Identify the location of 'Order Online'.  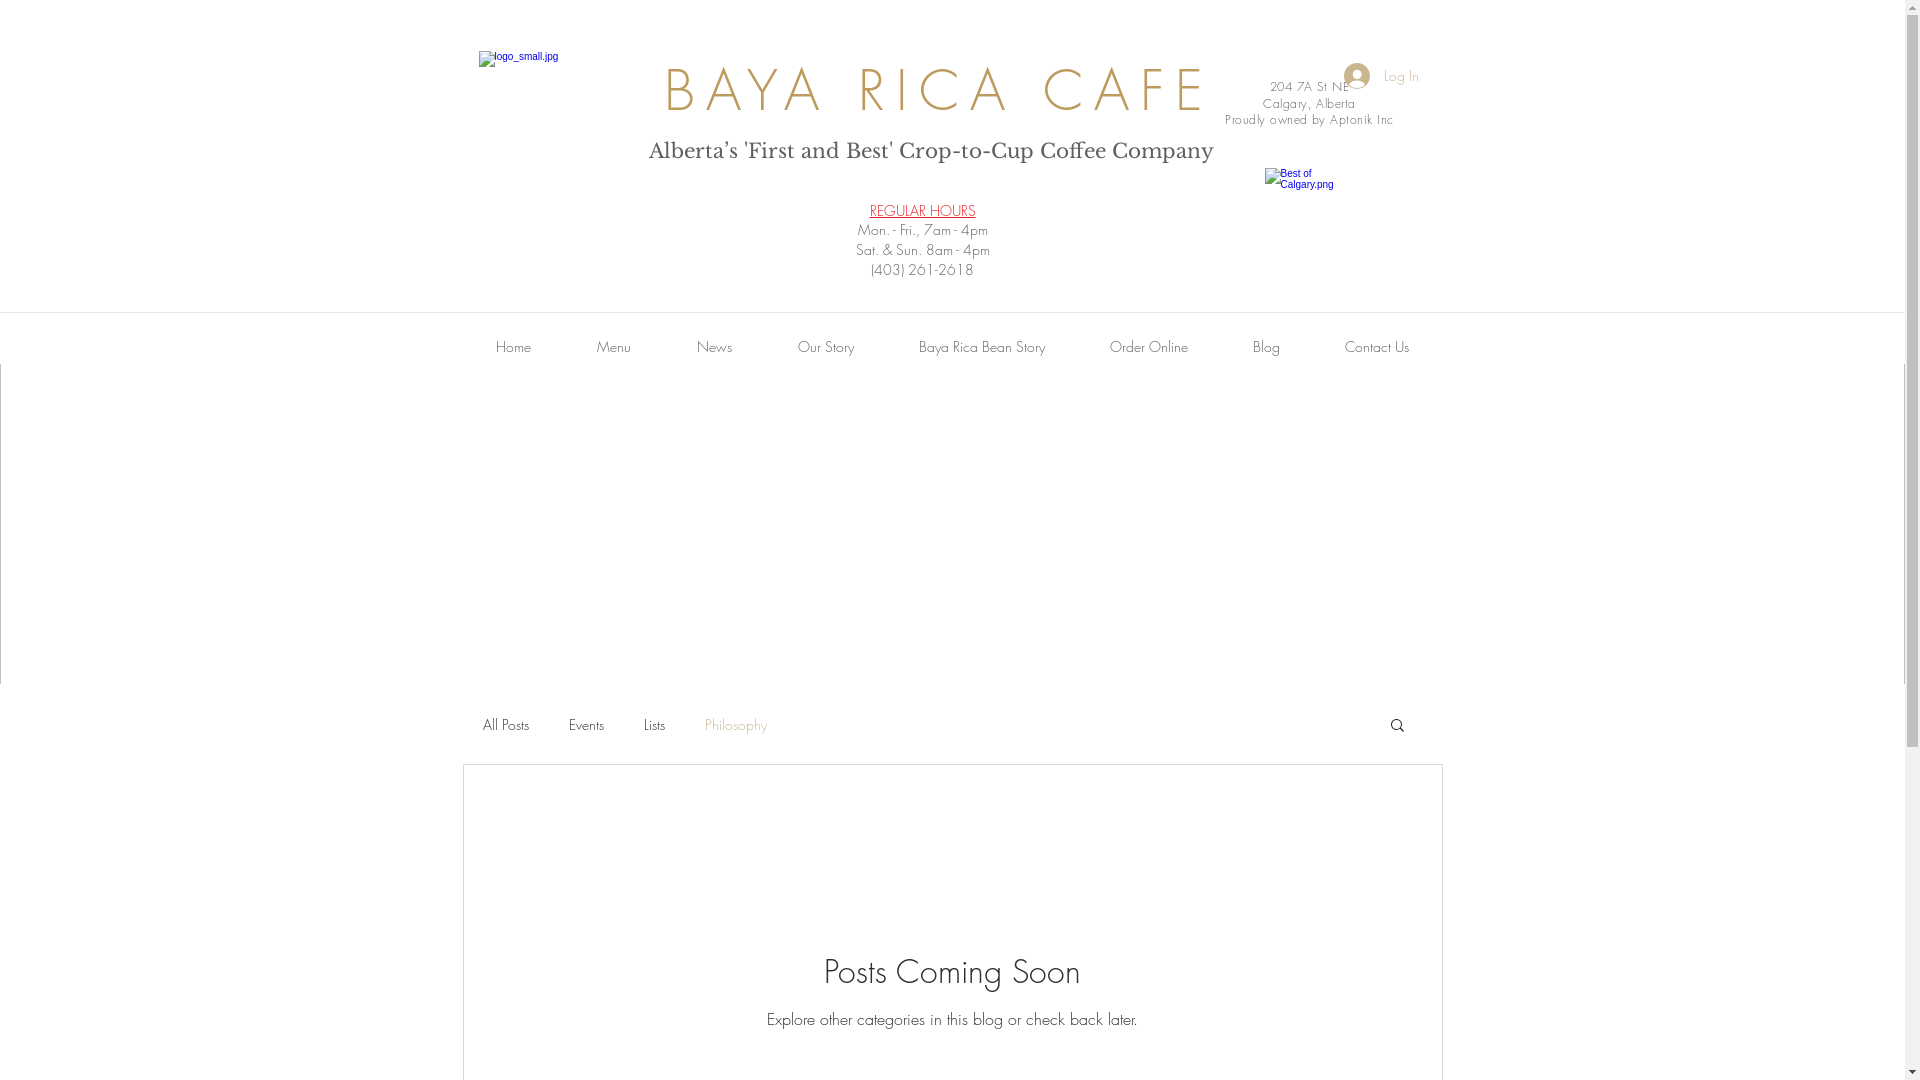
(1149, 346).